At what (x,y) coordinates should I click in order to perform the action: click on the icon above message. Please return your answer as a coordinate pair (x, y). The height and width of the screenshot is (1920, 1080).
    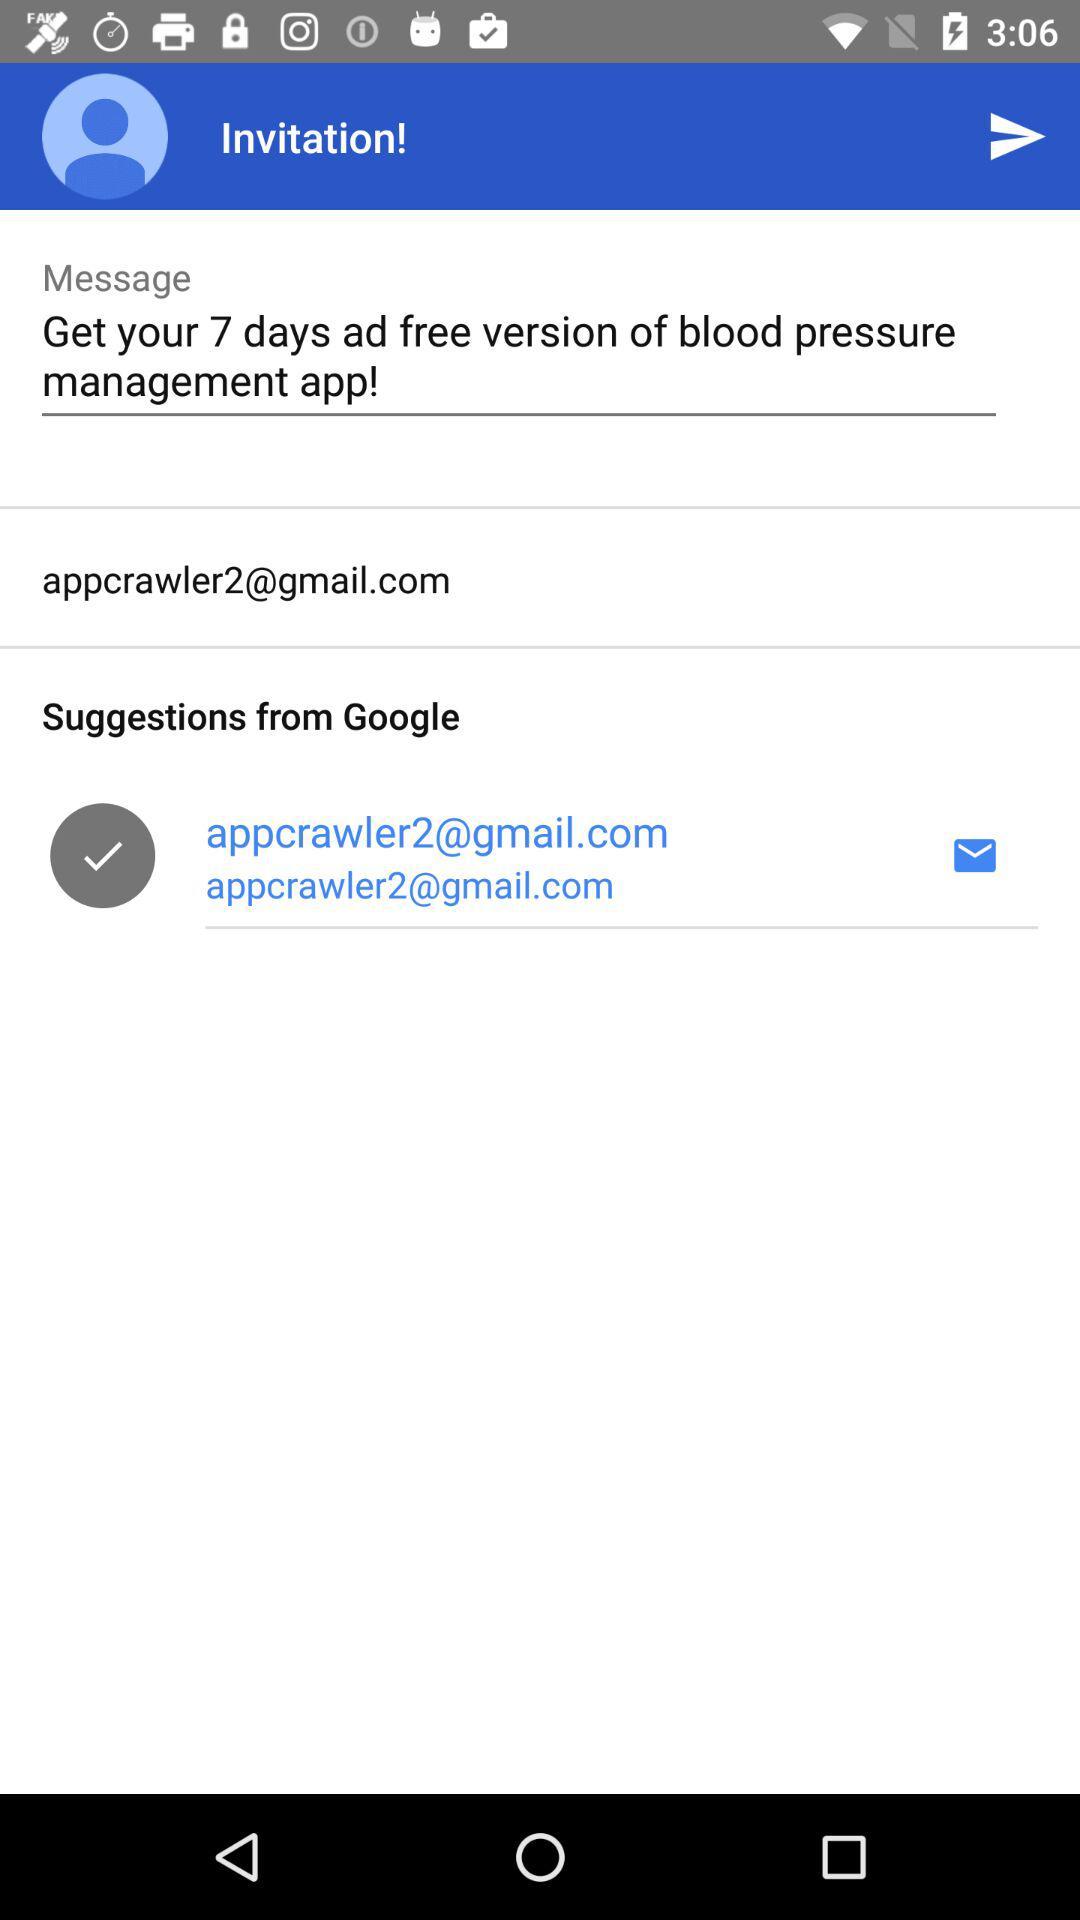
    Looking at the image, I should click on (104, 135).